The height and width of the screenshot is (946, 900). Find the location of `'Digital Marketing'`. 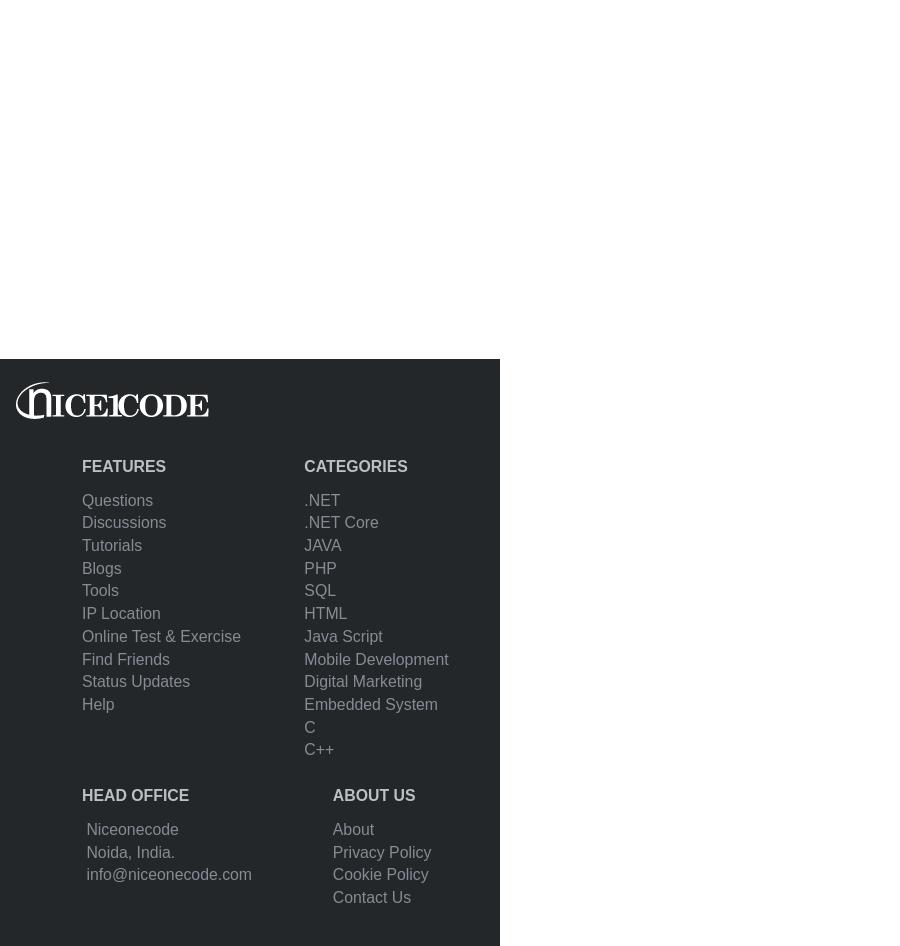

'Digital Marketing' is located at coordinates (303, 681).